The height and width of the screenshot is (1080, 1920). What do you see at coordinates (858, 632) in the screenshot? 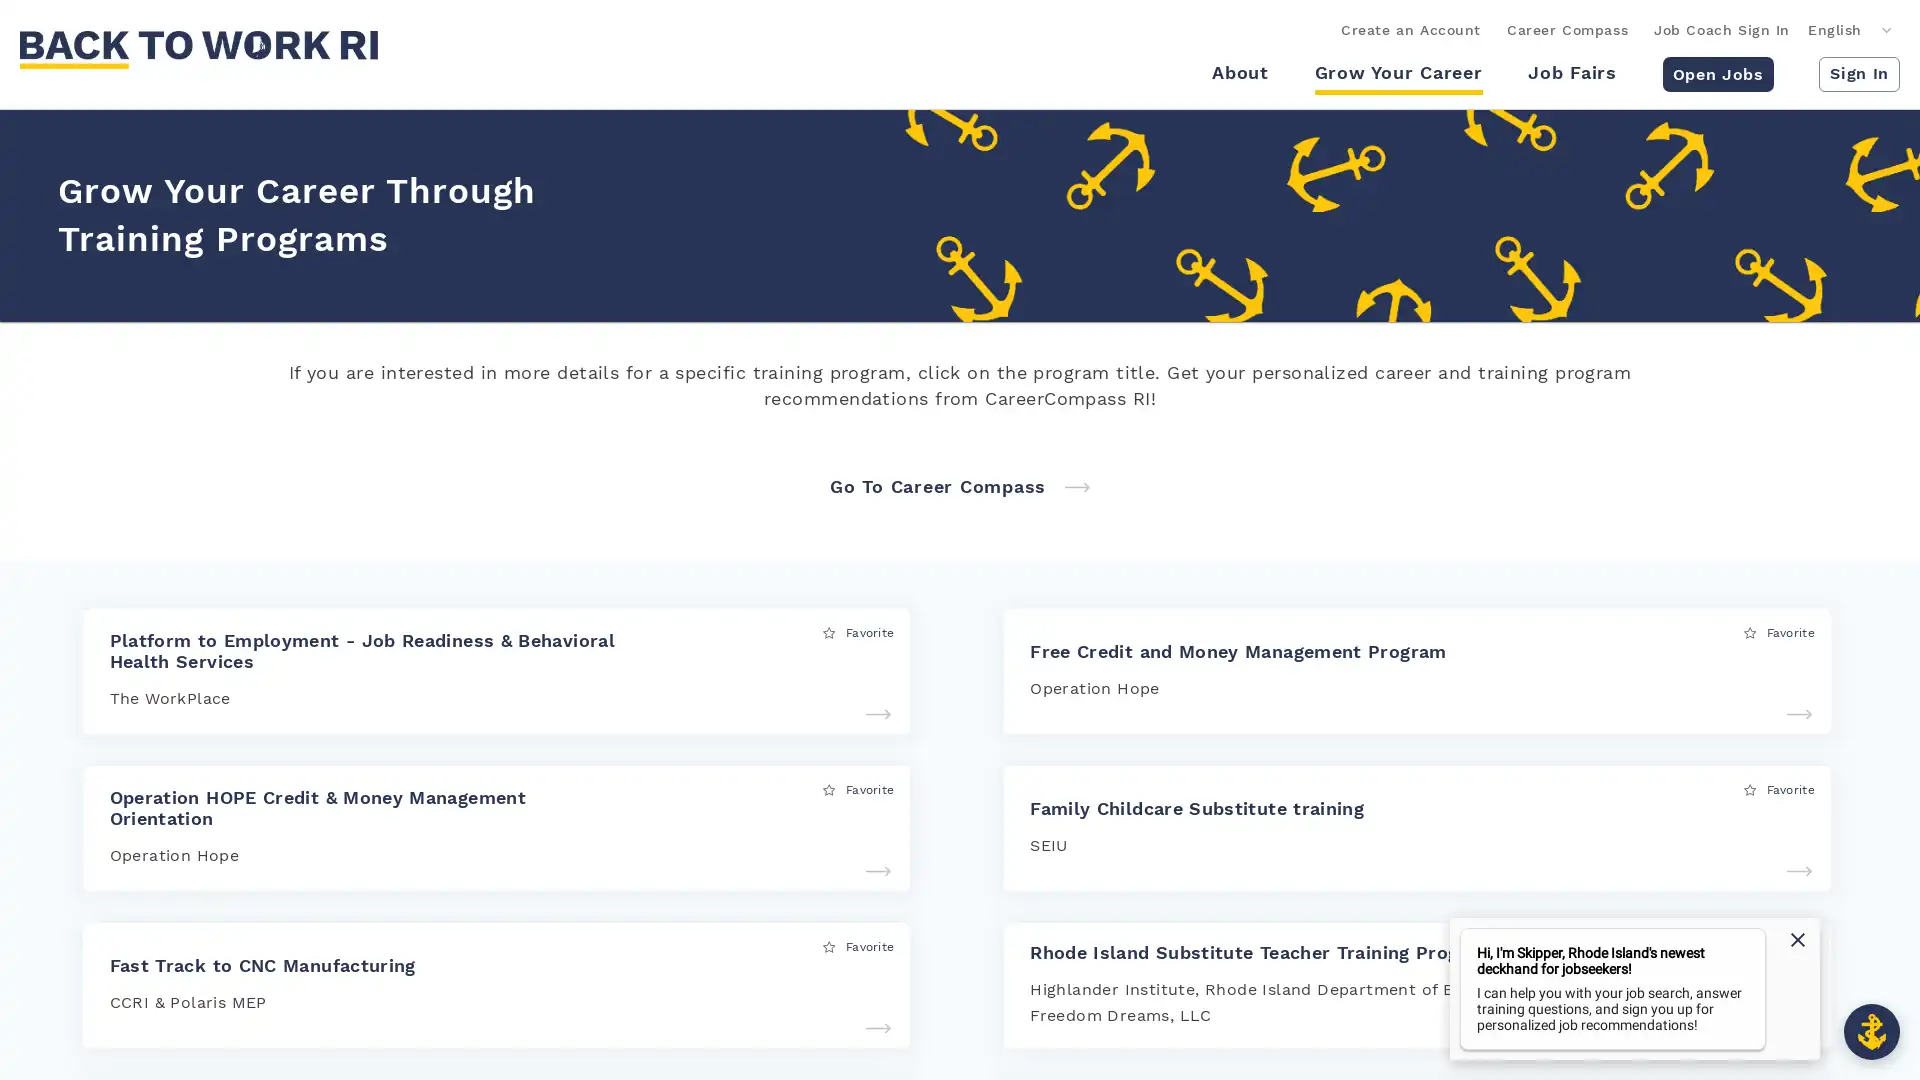
I see `not favorite Favorite` at bounding box center [858, 632].